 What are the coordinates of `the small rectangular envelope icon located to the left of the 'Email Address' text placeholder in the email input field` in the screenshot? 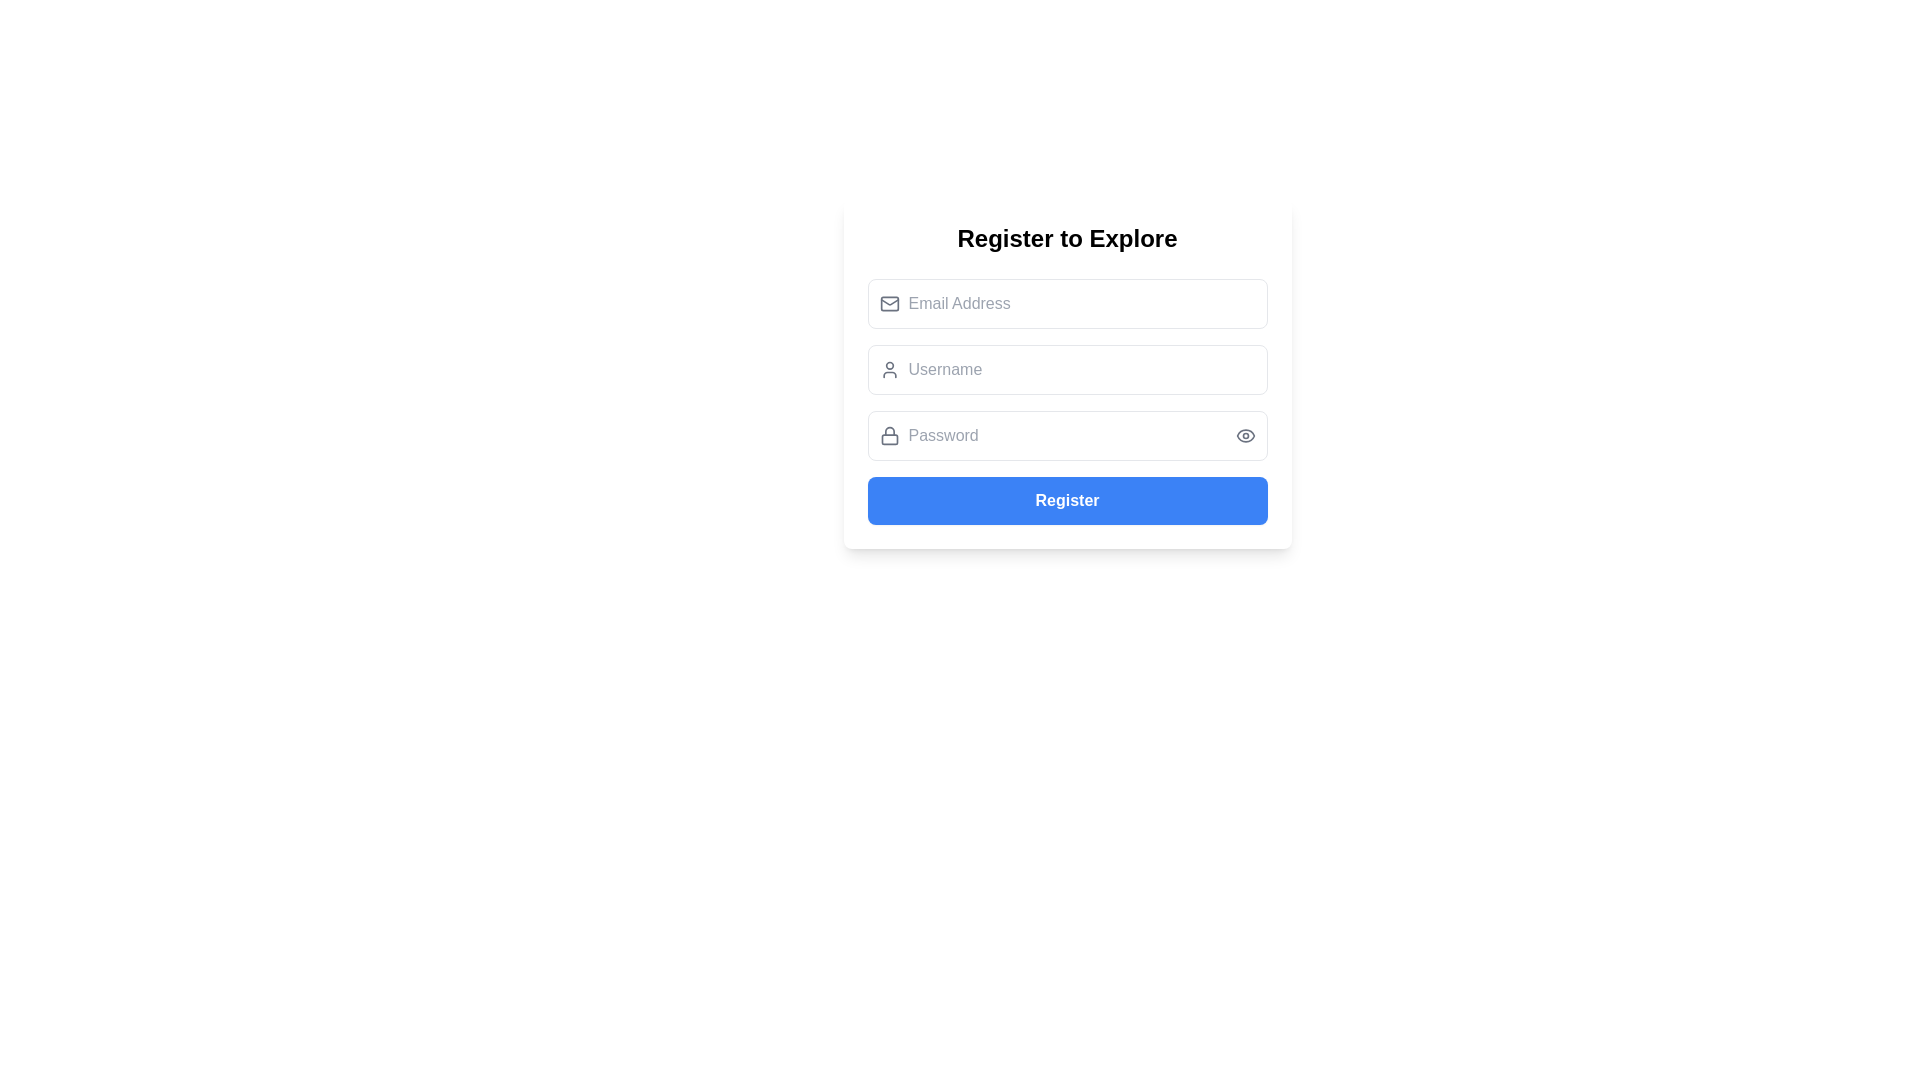 It's located at (888, 304).